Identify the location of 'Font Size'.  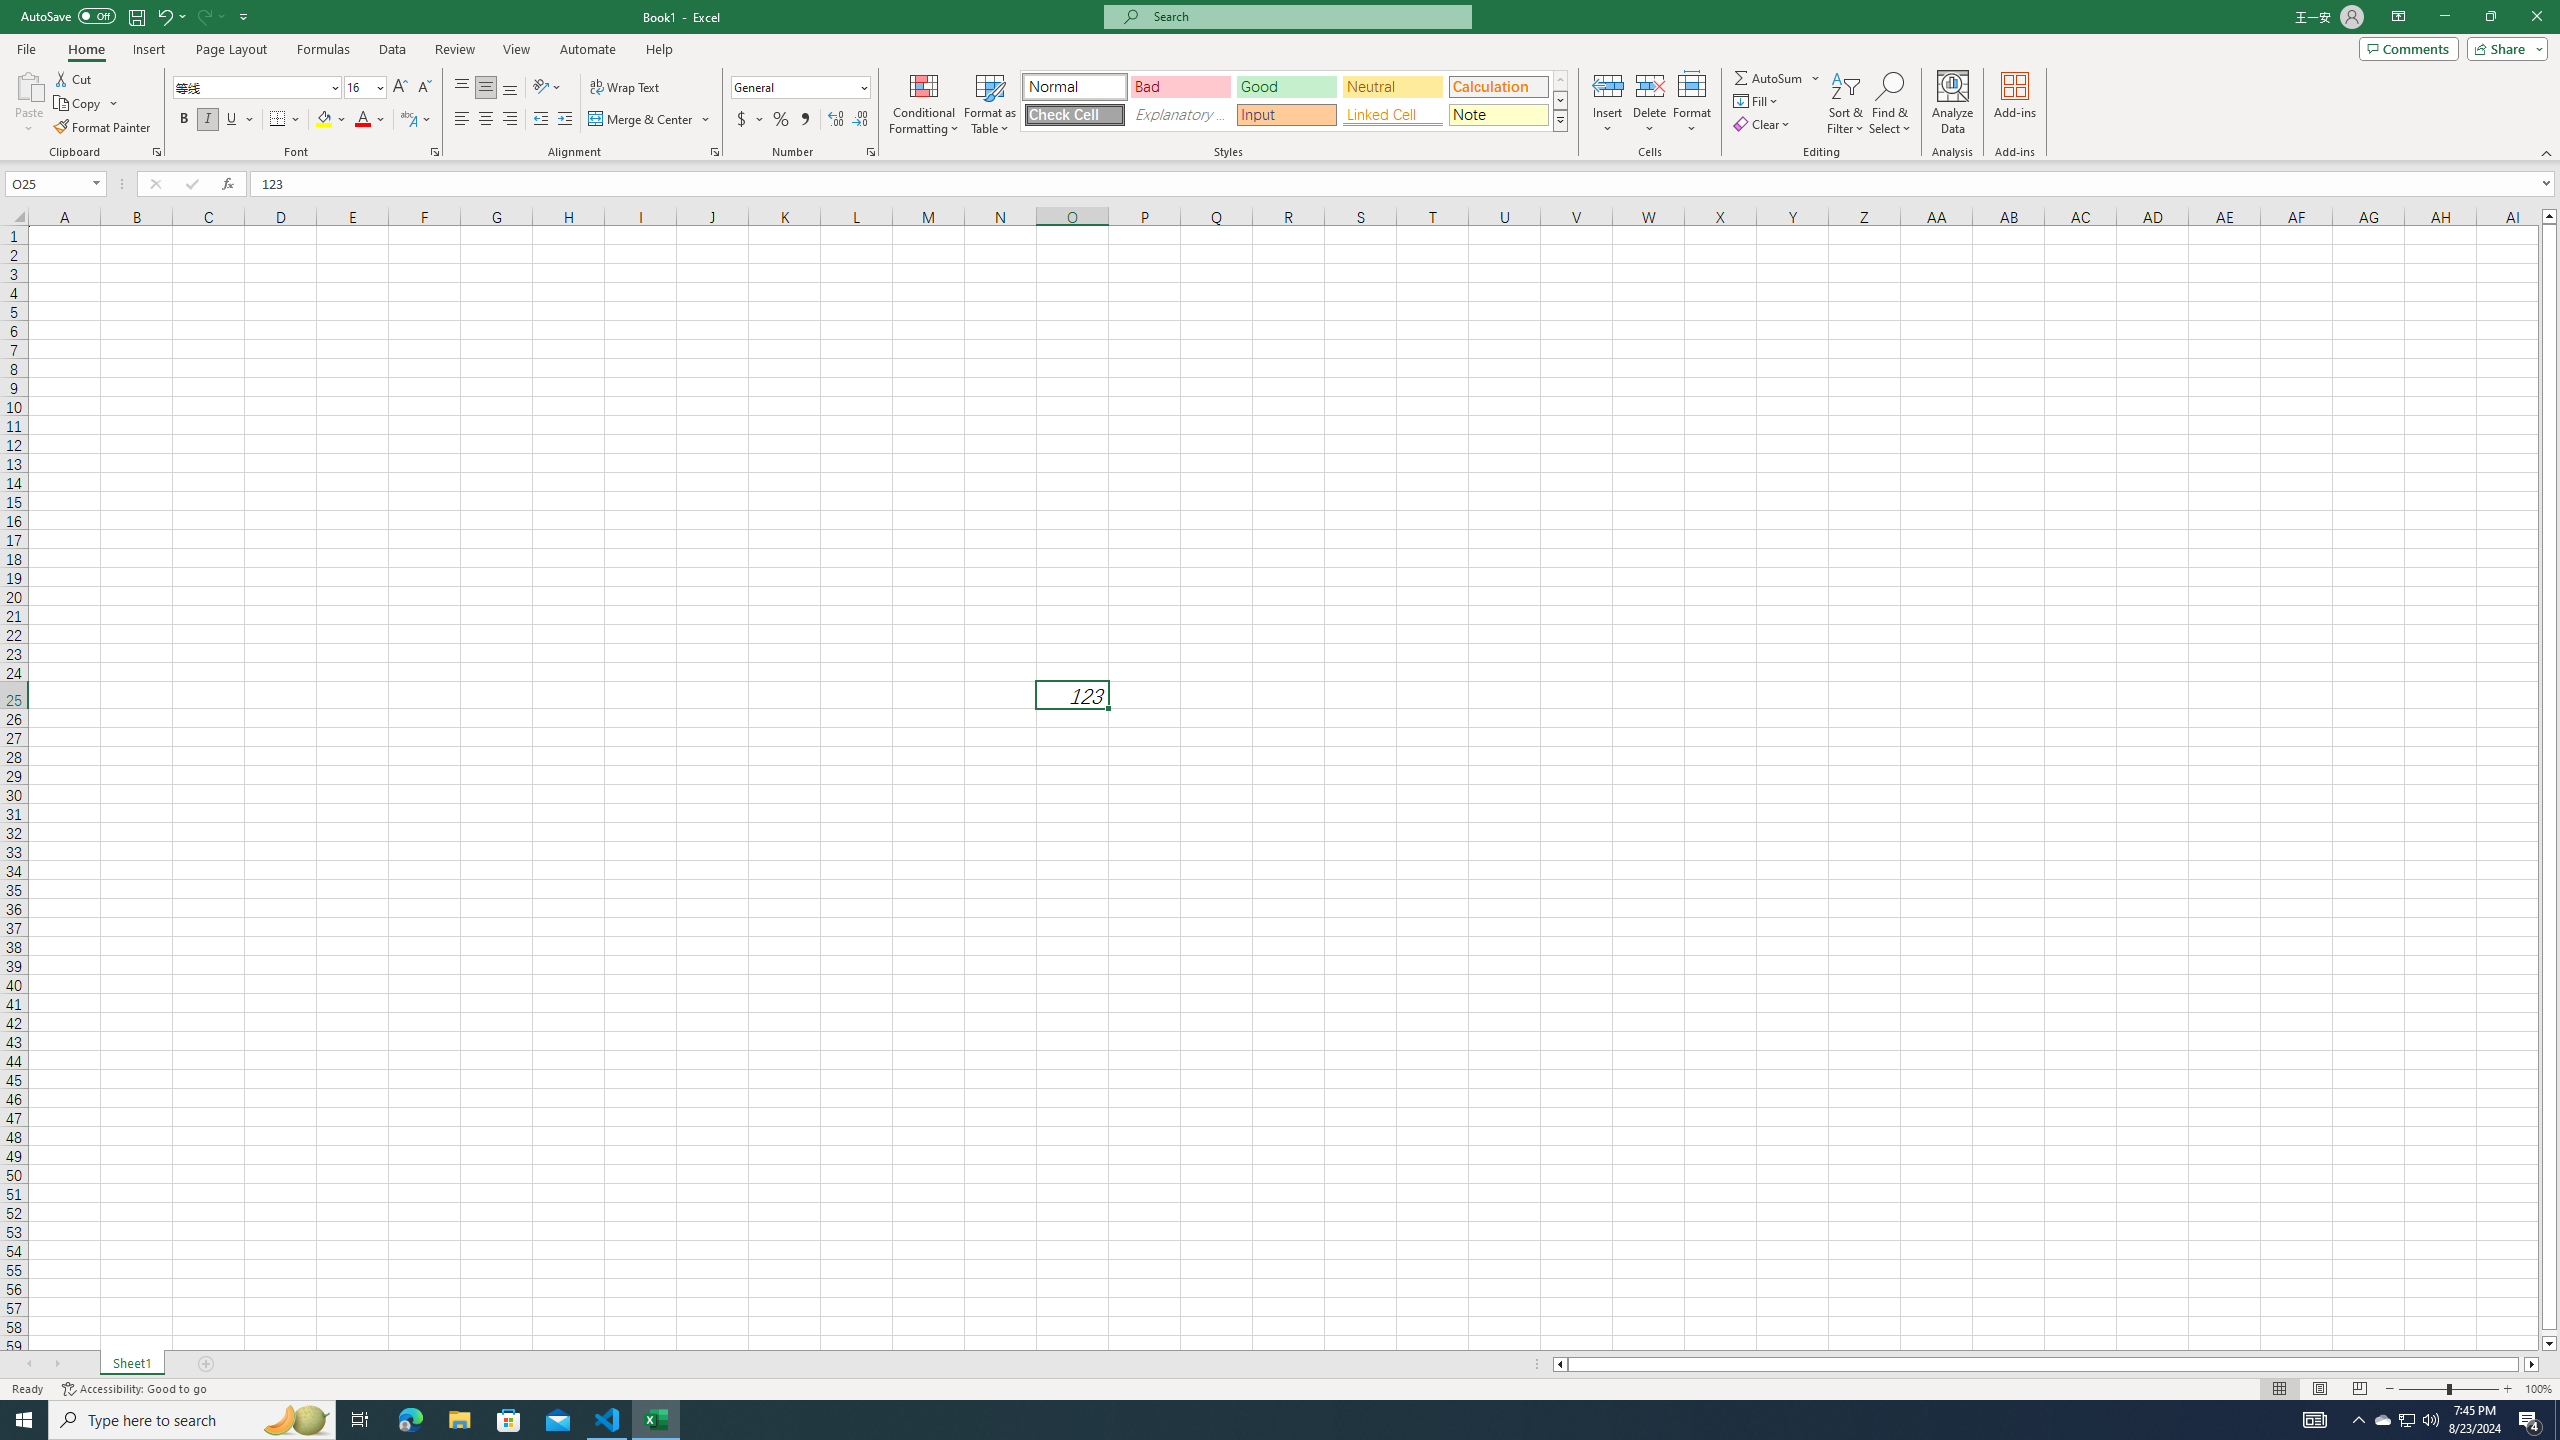
(358, 87).